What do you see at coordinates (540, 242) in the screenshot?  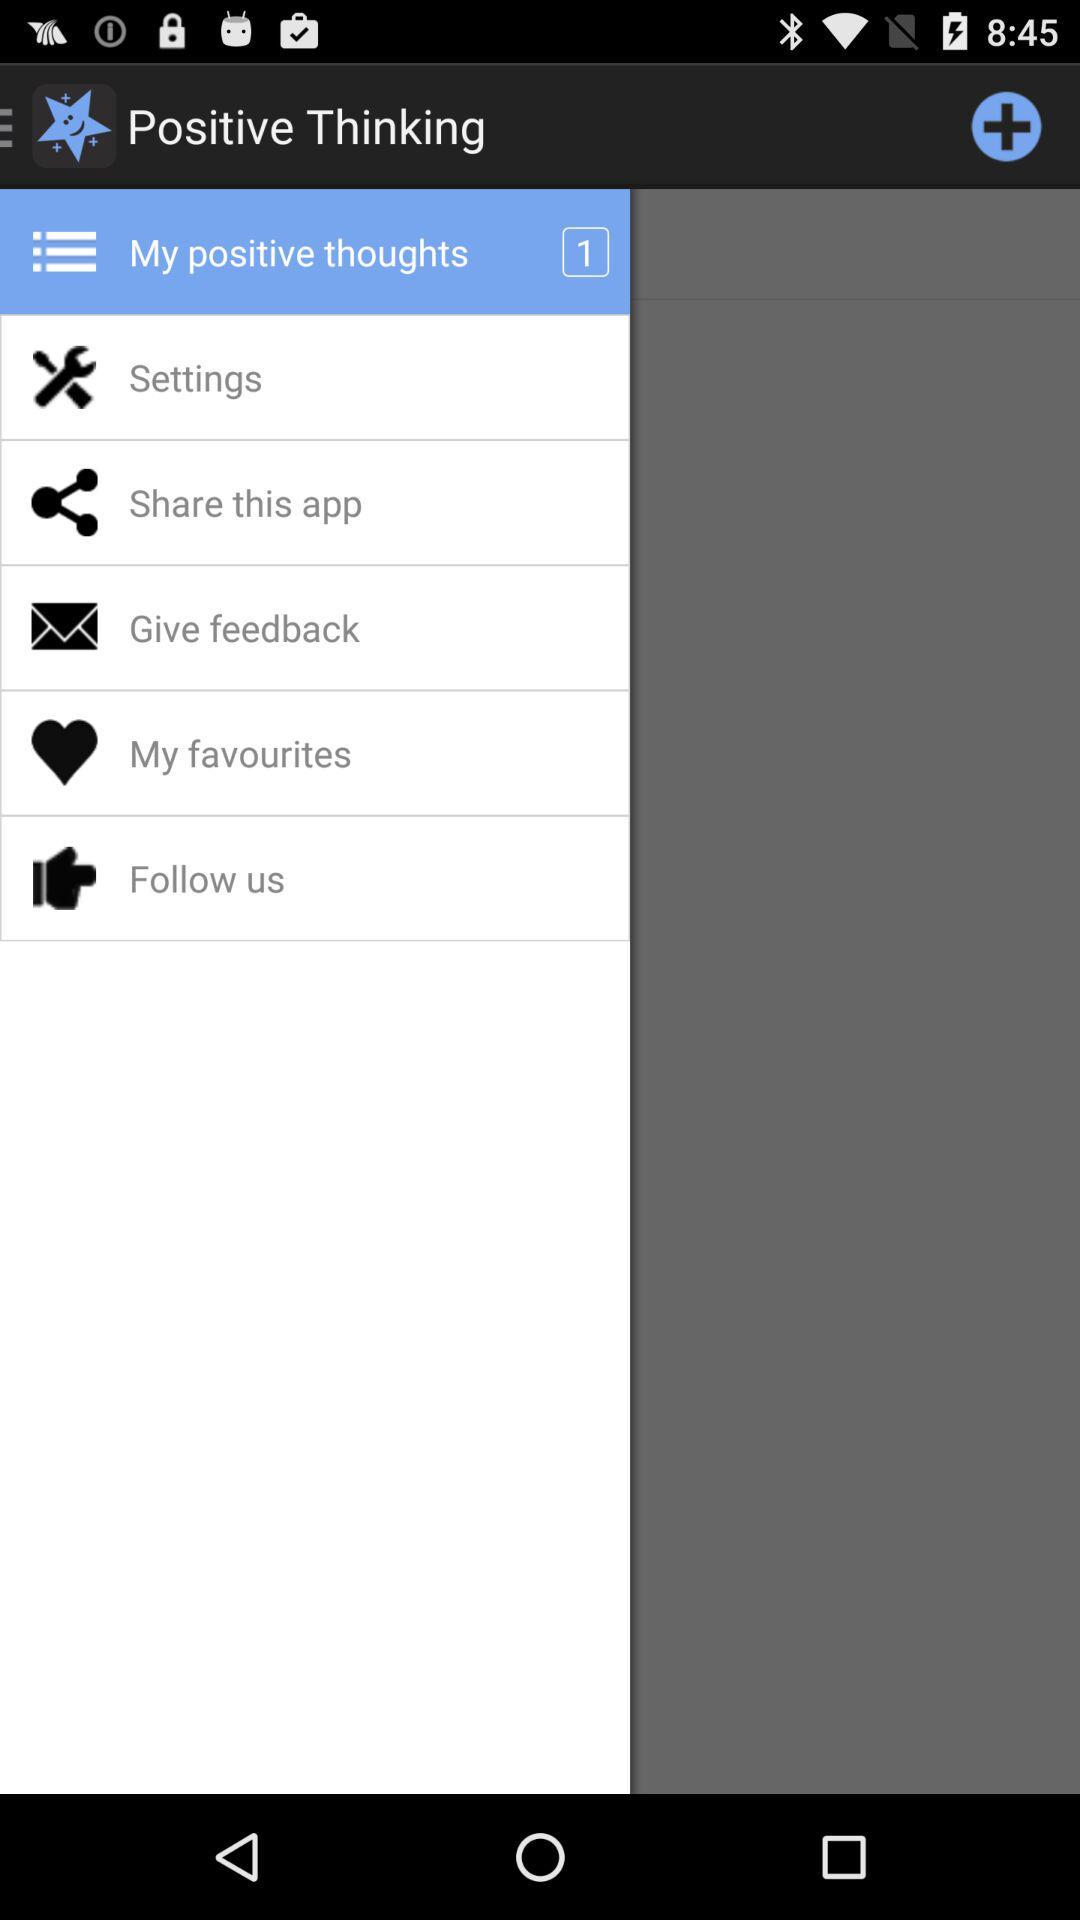 I see `item above the settings` at bounding box center [540, 242].